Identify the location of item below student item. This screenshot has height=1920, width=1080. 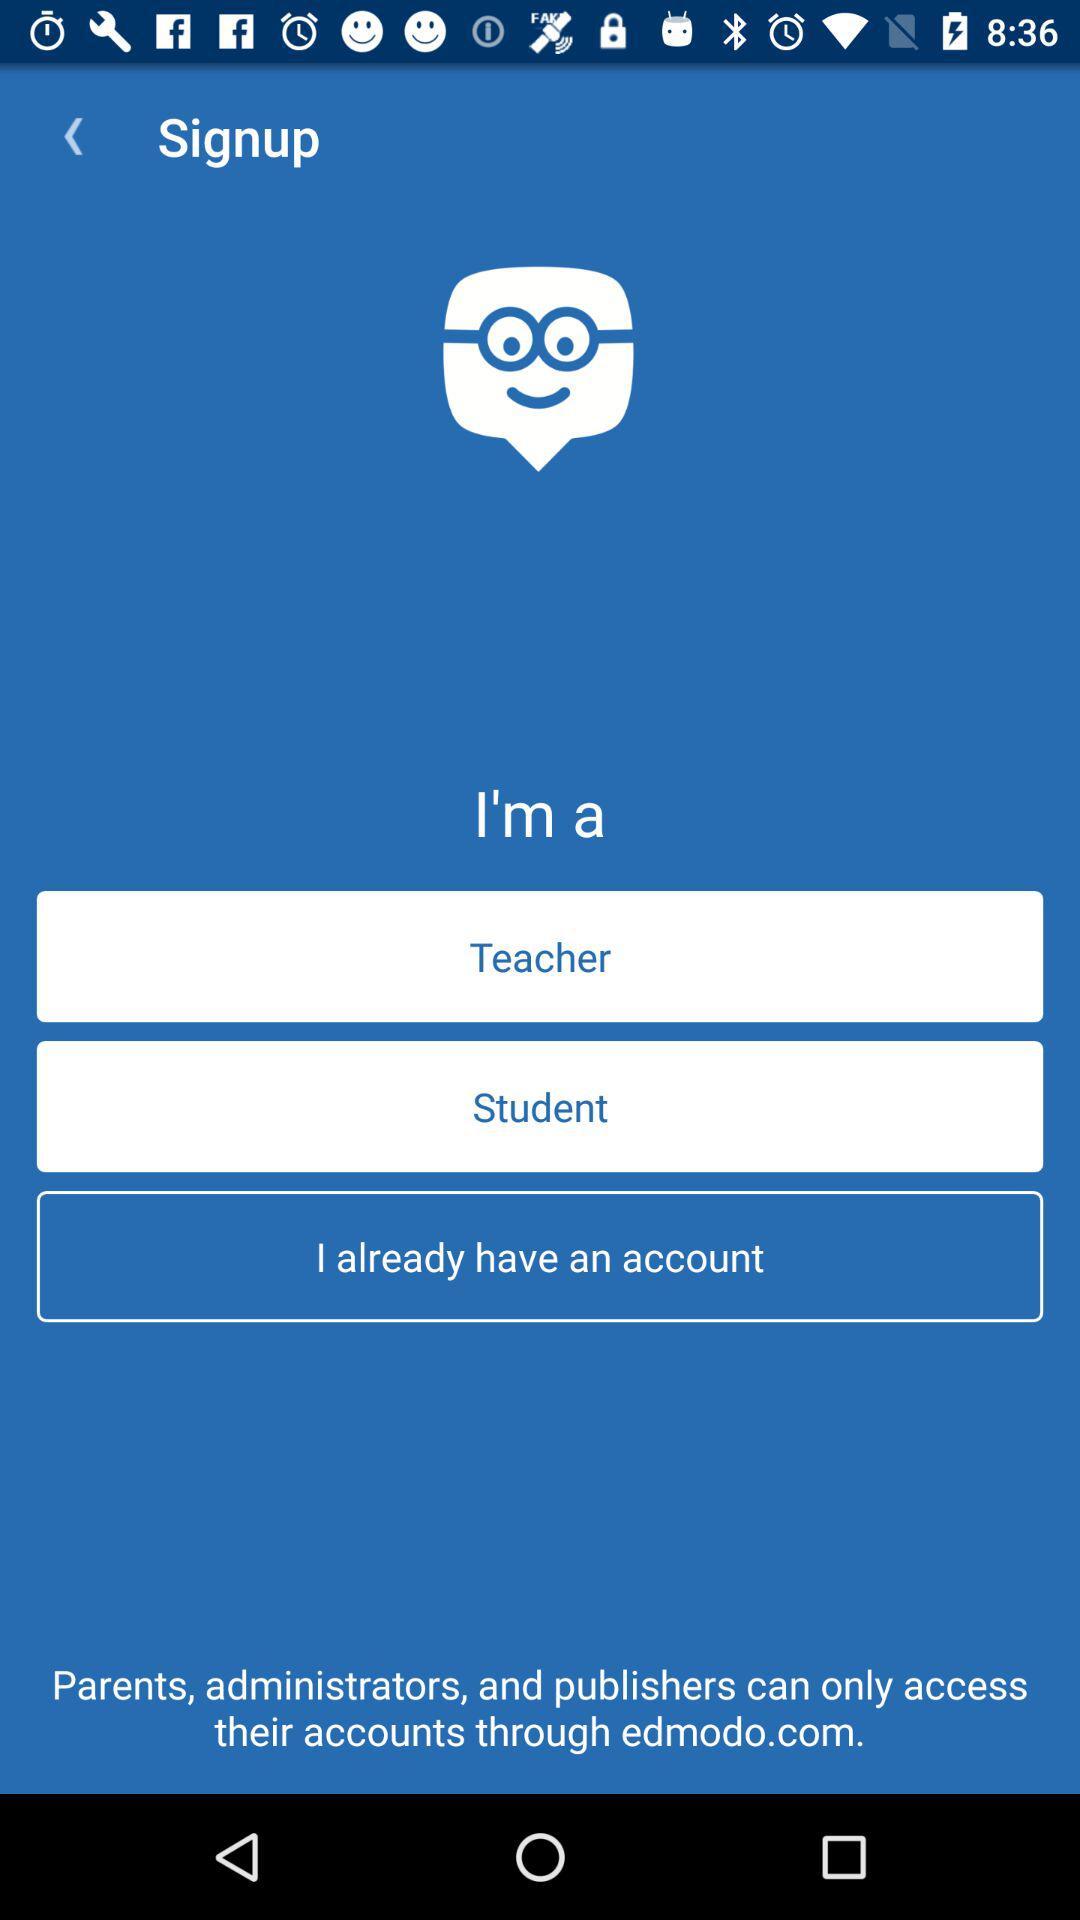
(540, 1255).